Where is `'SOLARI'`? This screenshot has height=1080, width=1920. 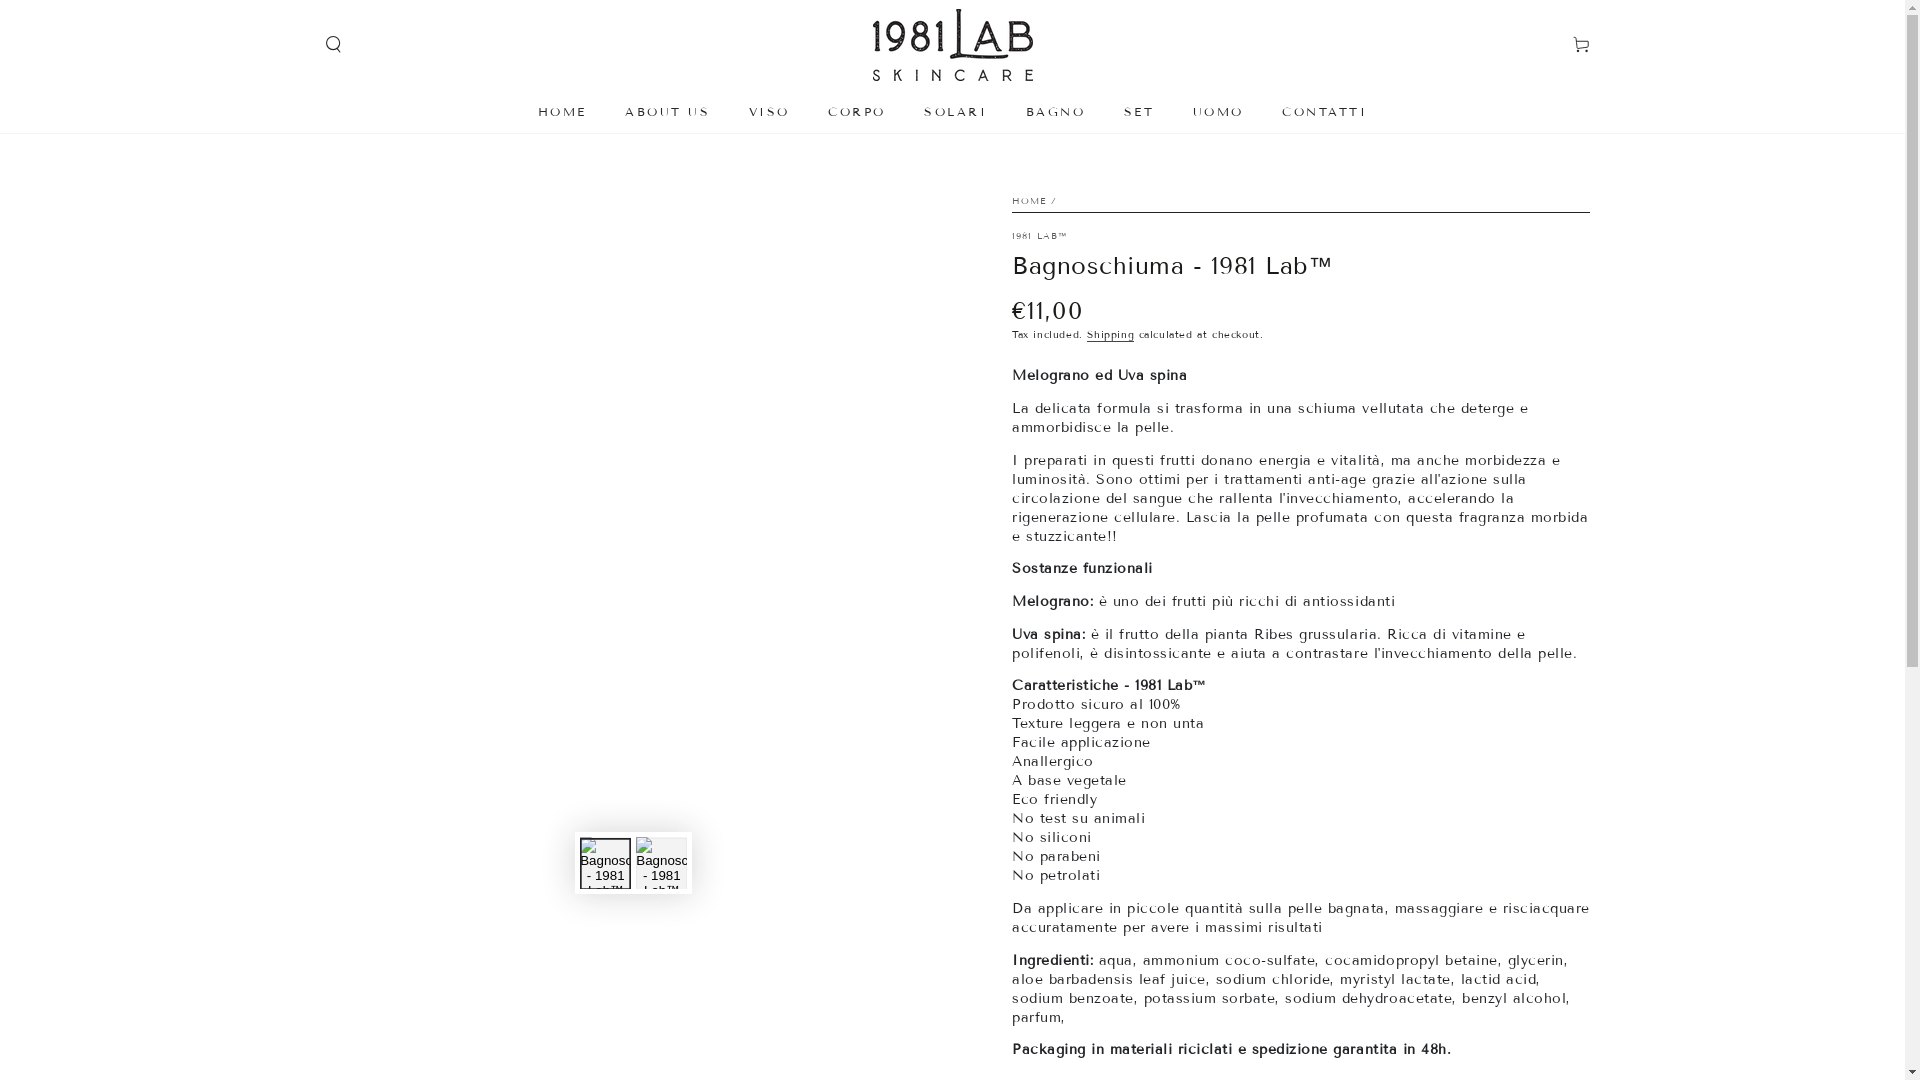
'SOLARI' is located at coordinates (954, 111).